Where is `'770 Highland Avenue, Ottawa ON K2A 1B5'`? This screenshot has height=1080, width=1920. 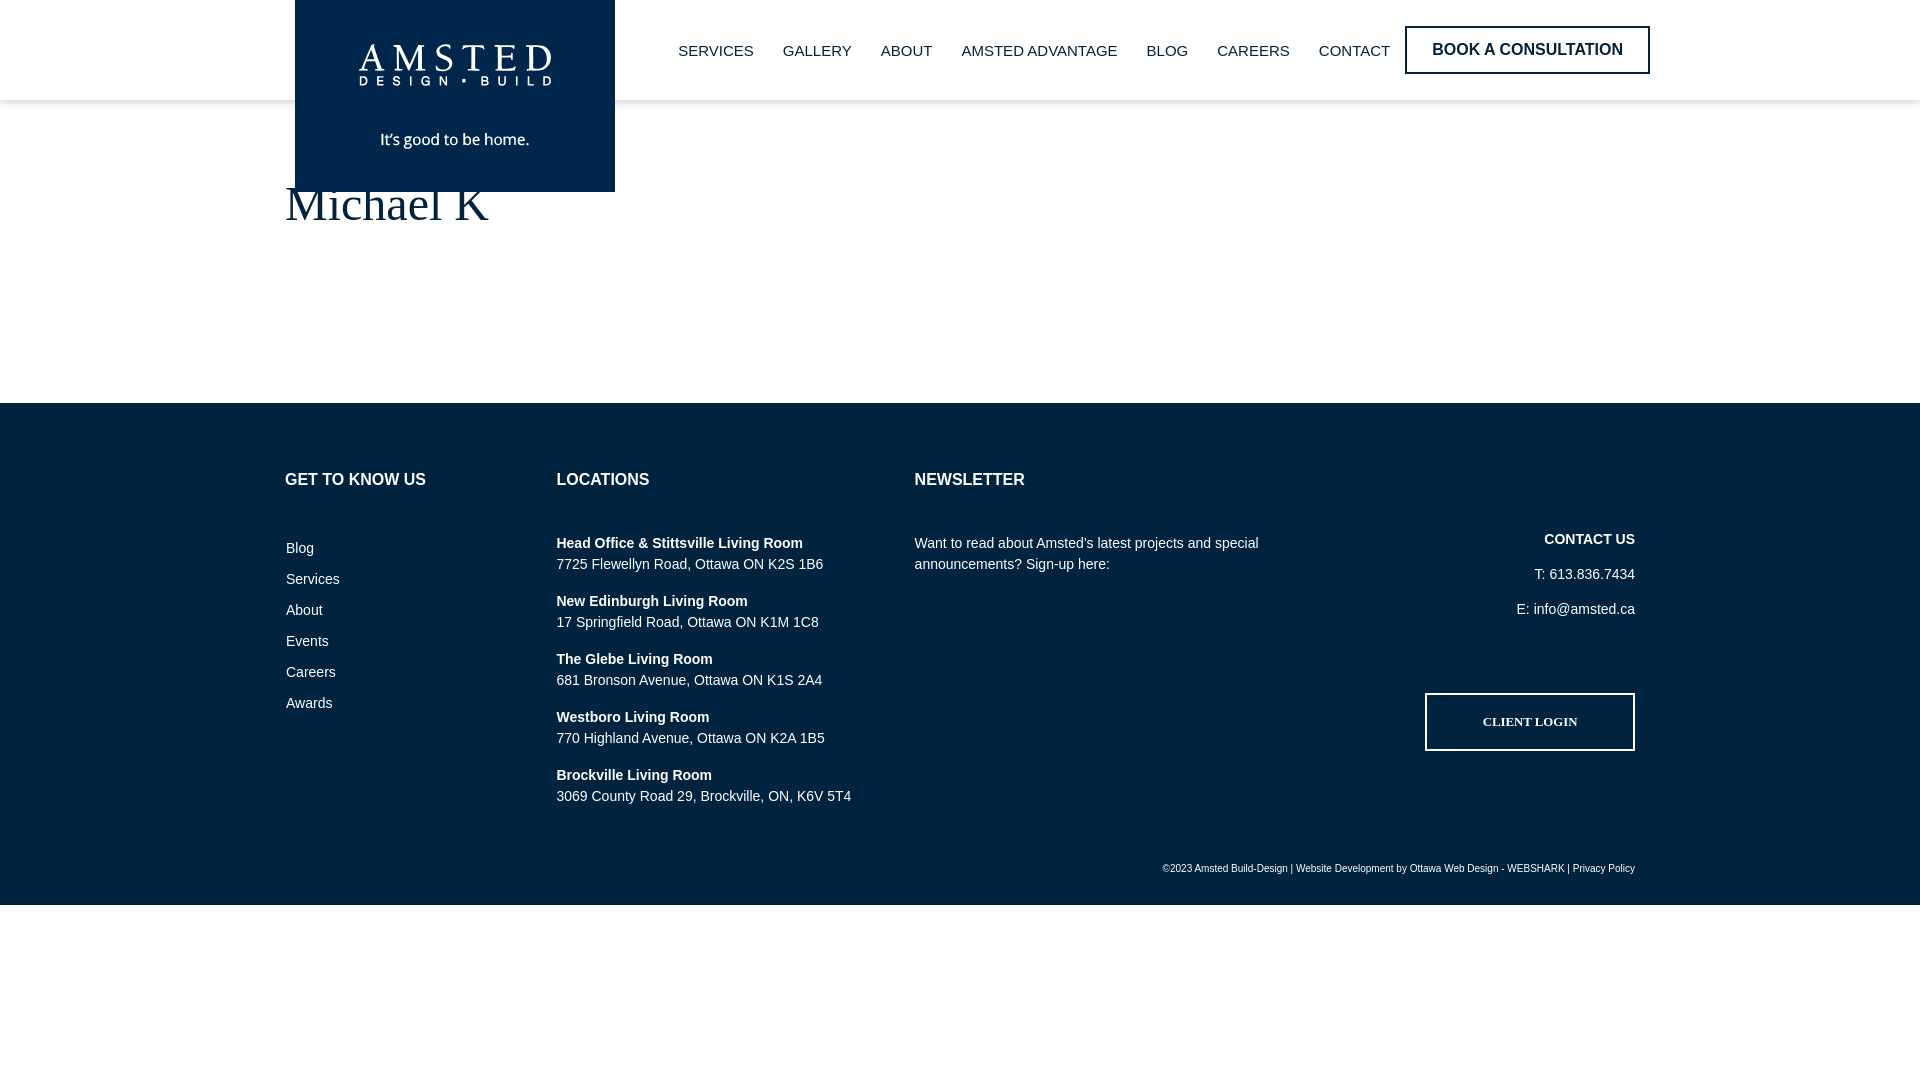
'770 Highland Avenue, Ottawa ON K2A 1B5' is located at coordinates (690, 737).